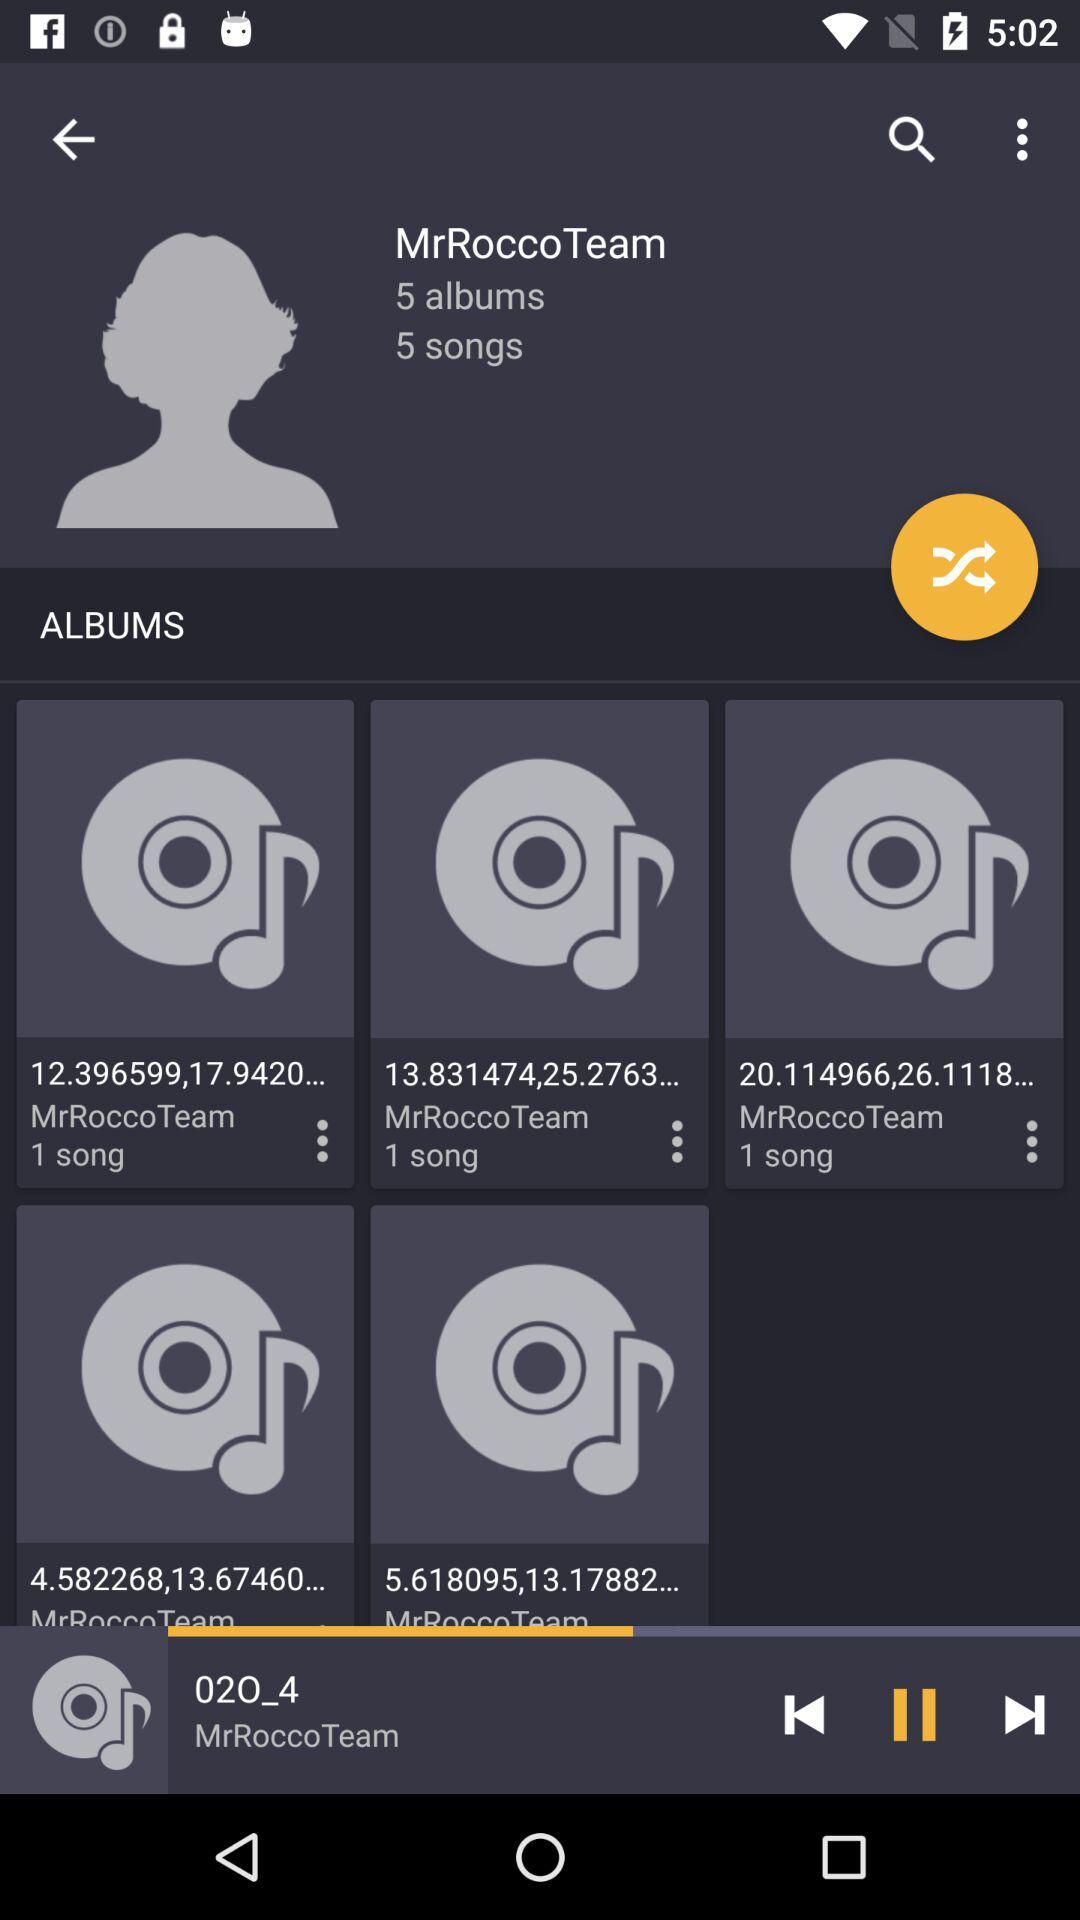  Describe the element at coordinates (803, 1713) in the screenshot. I see `the skip_previous icon` at that location.